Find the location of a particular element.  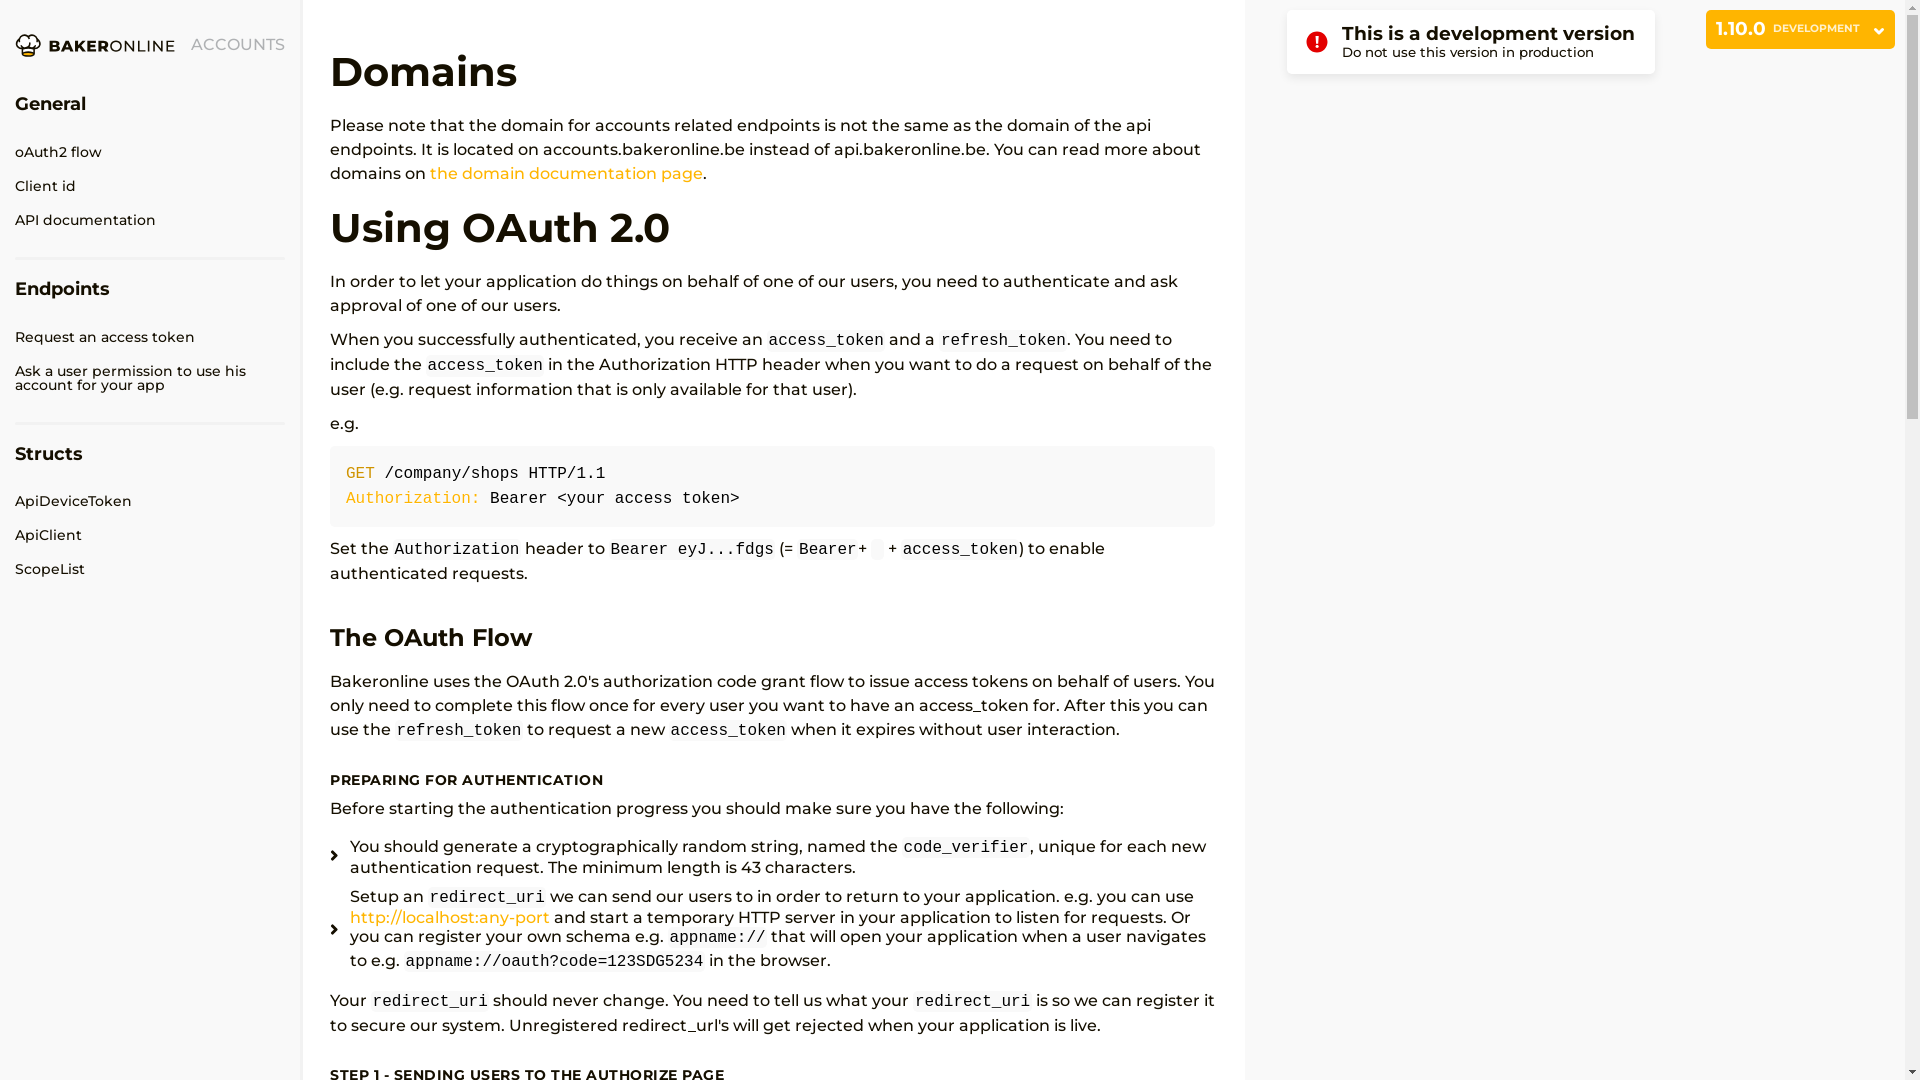

'http://localhost:any-port' is located at coordinates (449, 917).